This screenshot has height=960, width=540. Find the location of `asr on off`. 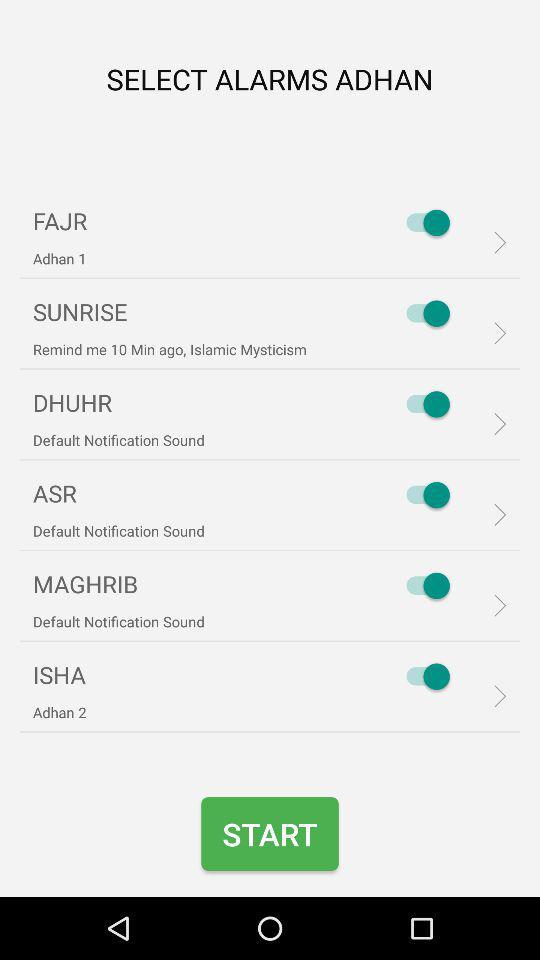

asr on off is located at coordinates (422, 494).